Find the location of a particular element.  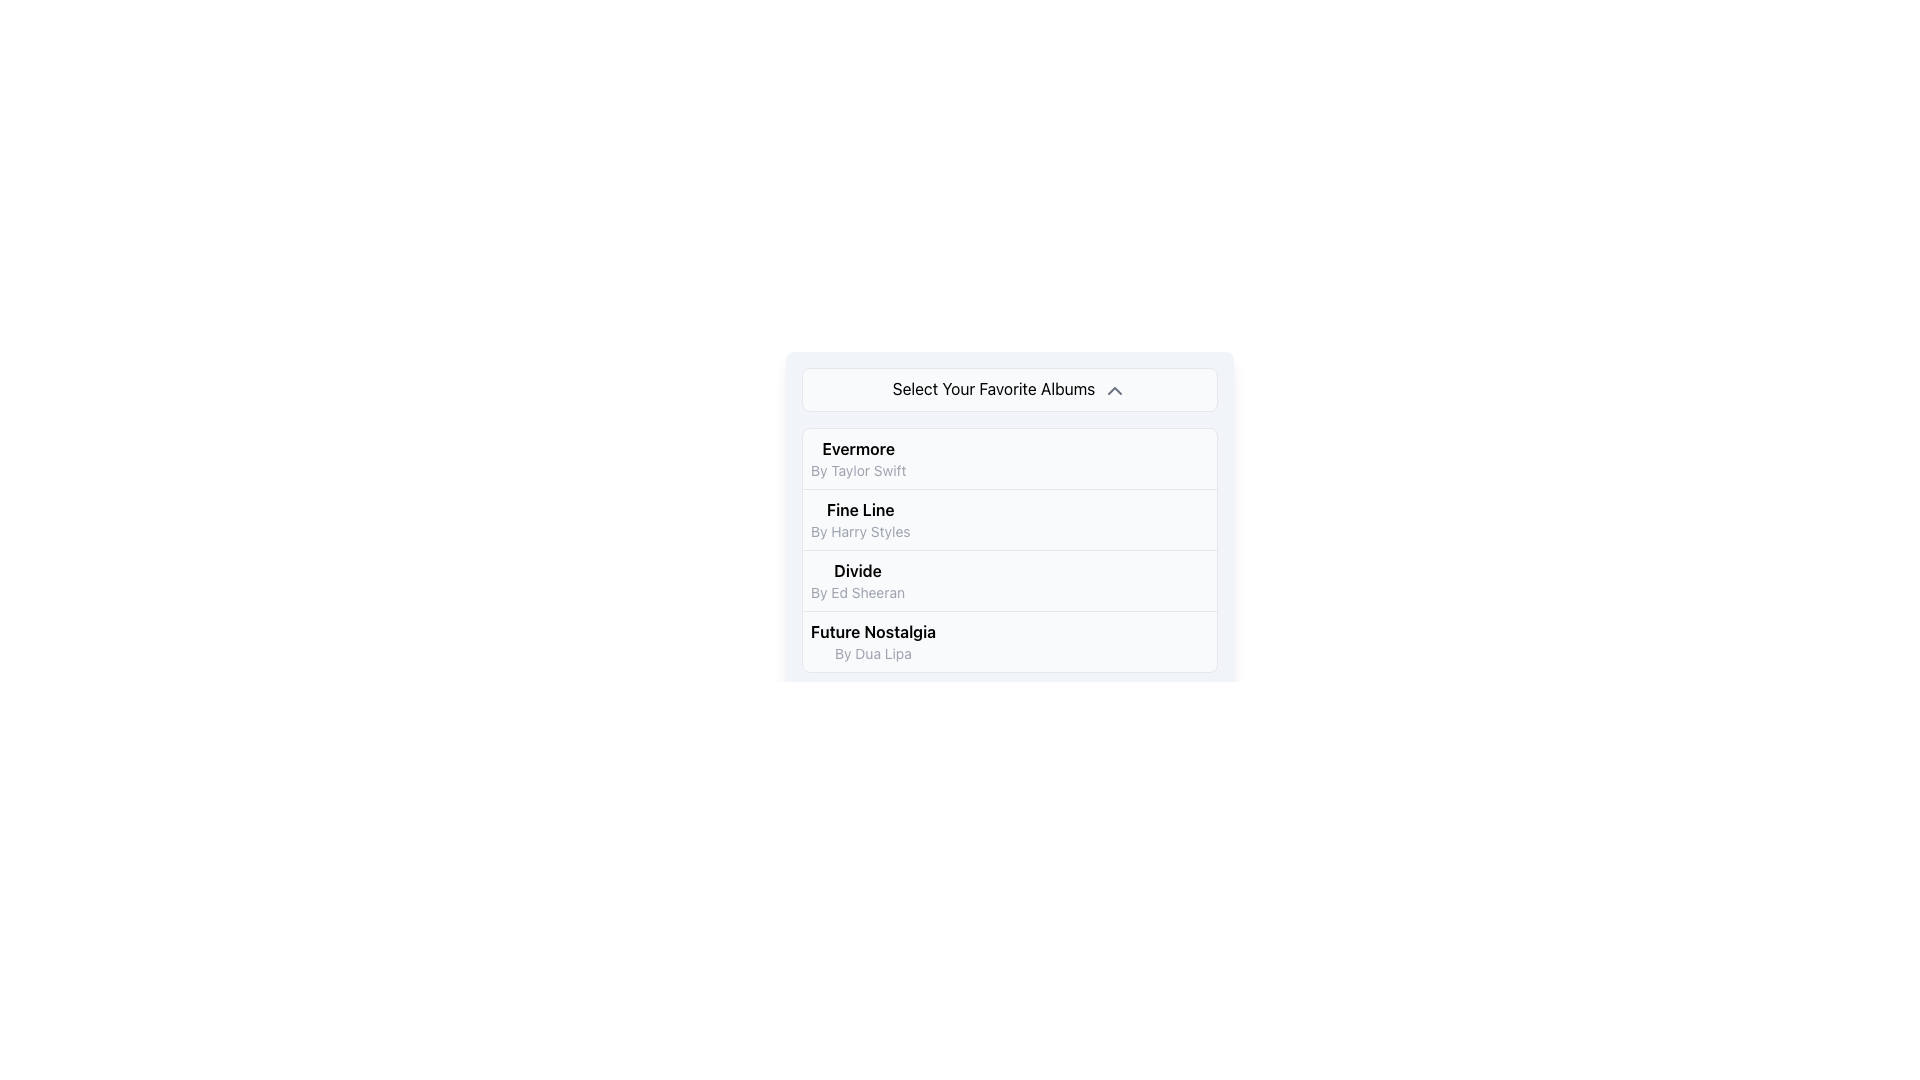

the text label displaying 'By Taylor Swift', which is a smaller and lighter font located immediately below 'Evermore' in the album list is located at coordinates (858, 470).